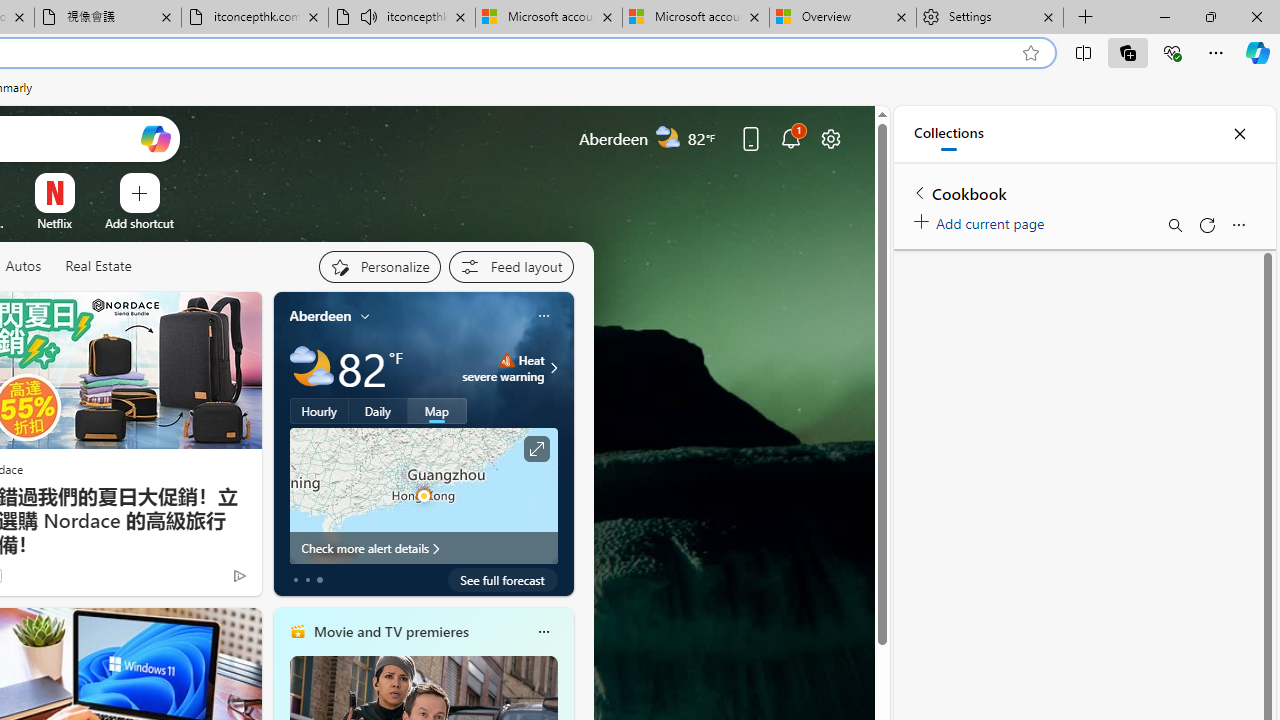 The height and width of the screenshot is (720, 1280). Describe the element at coordinates (379, 266) in the screenshot. I see `'Personalize your feed"'` at that location.